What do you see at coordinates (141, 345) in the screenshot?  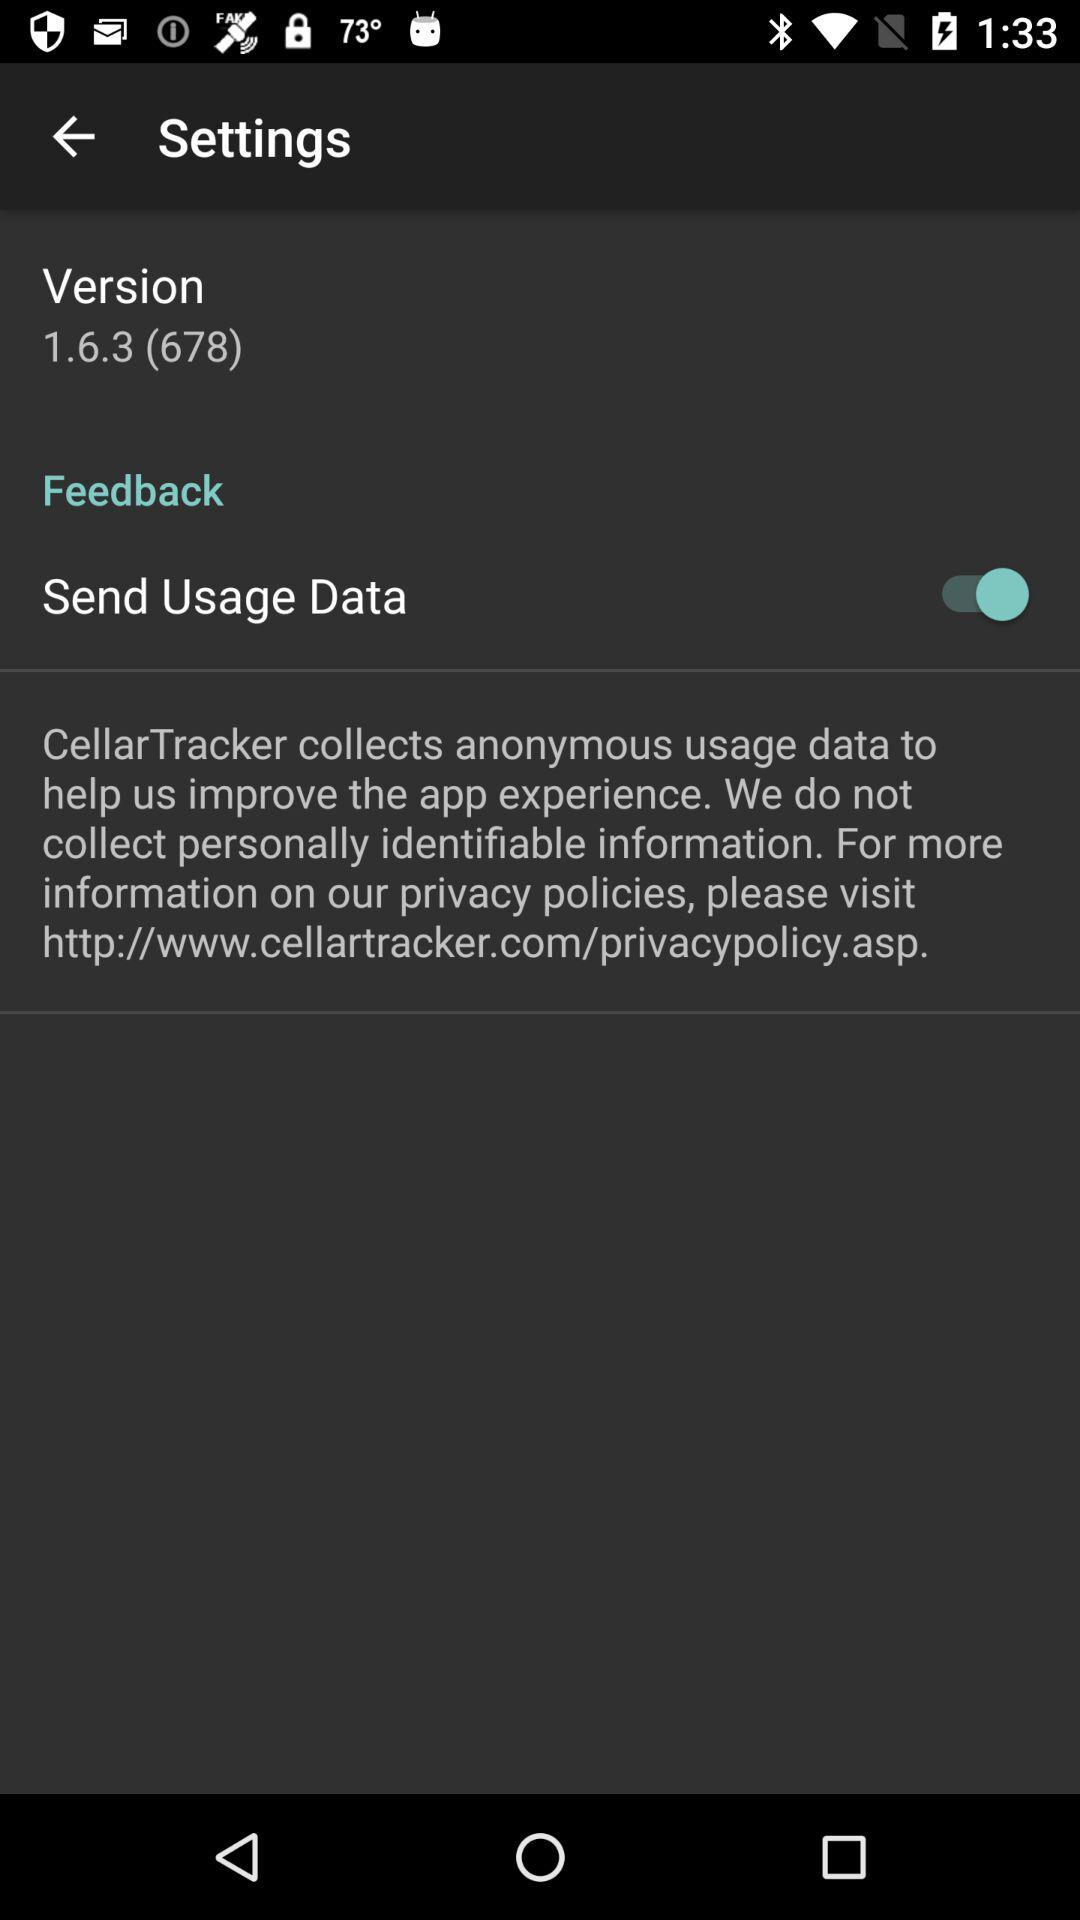 I see `1 6 3 app` at bounding box center [141, 345].